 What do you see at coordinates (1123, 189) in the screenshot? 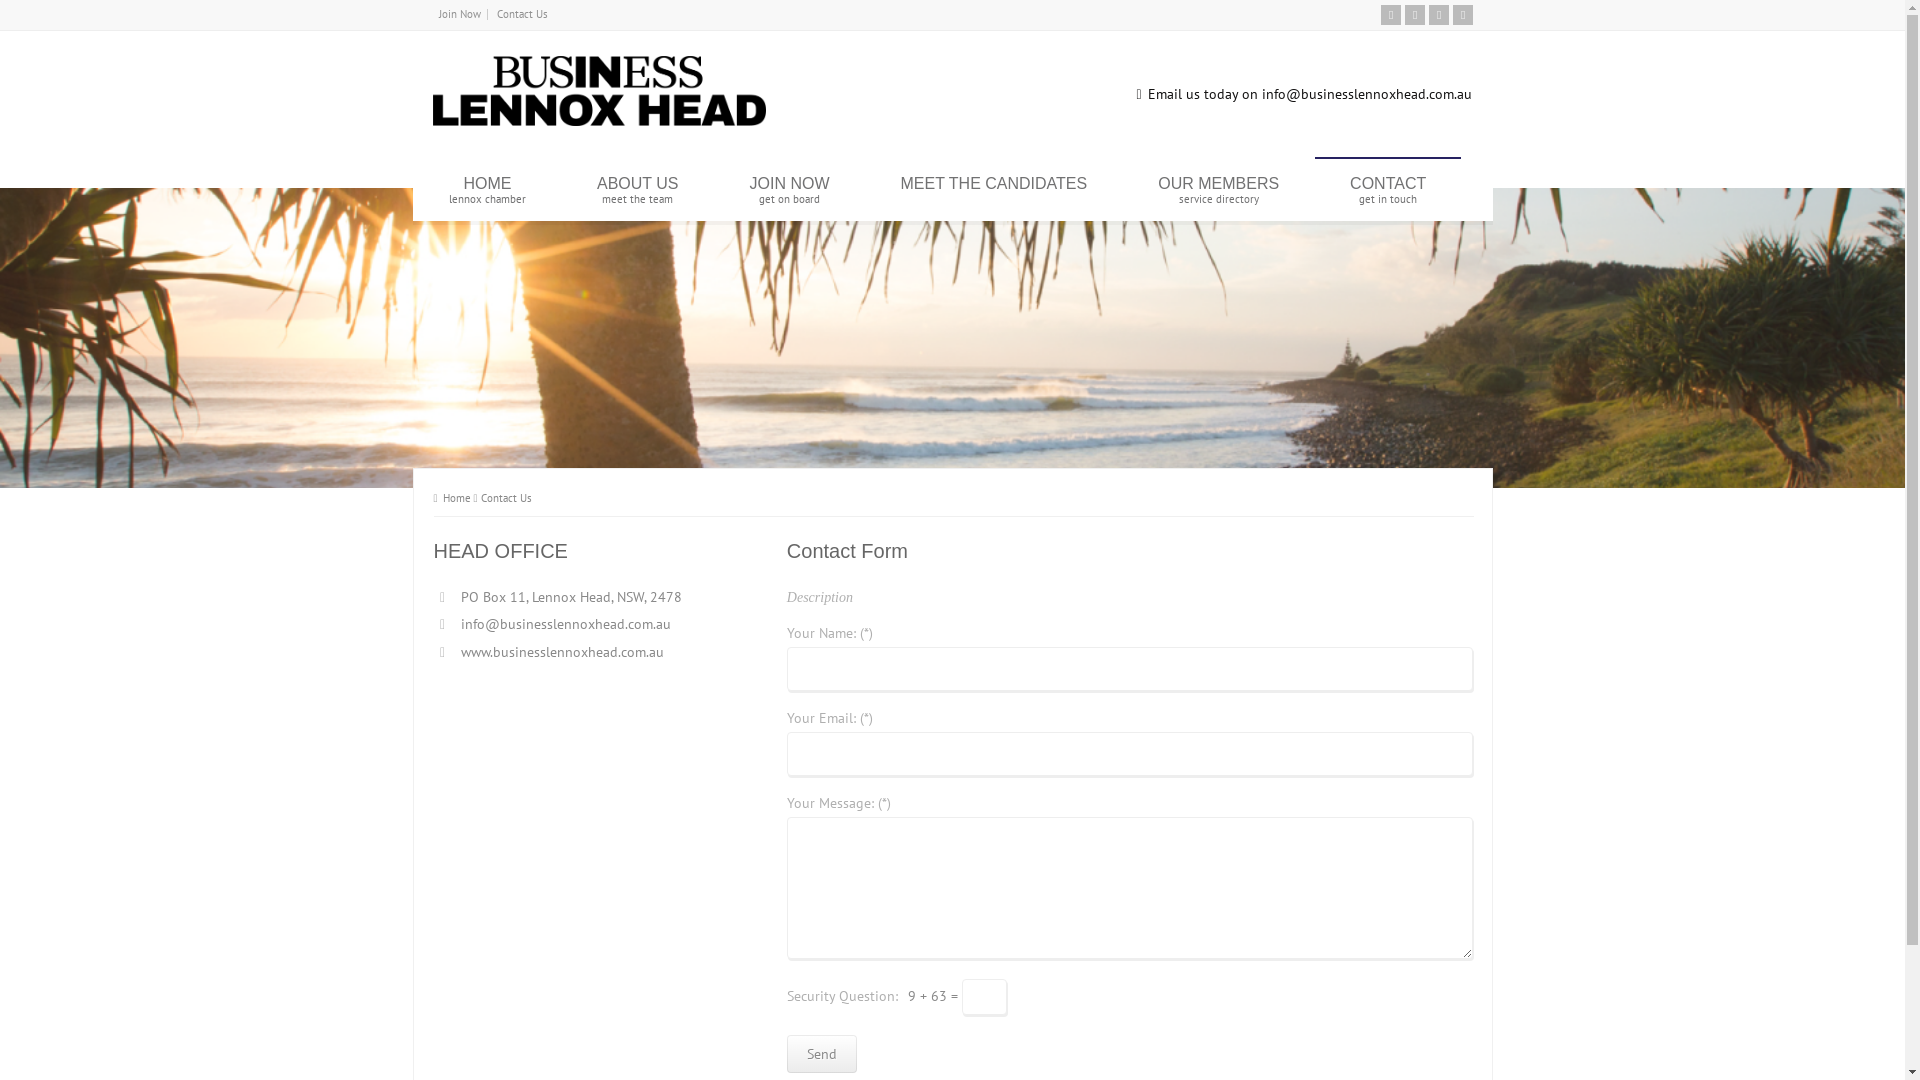
I see `'OUR MEMBERS` at bounding box center [1123, 189].